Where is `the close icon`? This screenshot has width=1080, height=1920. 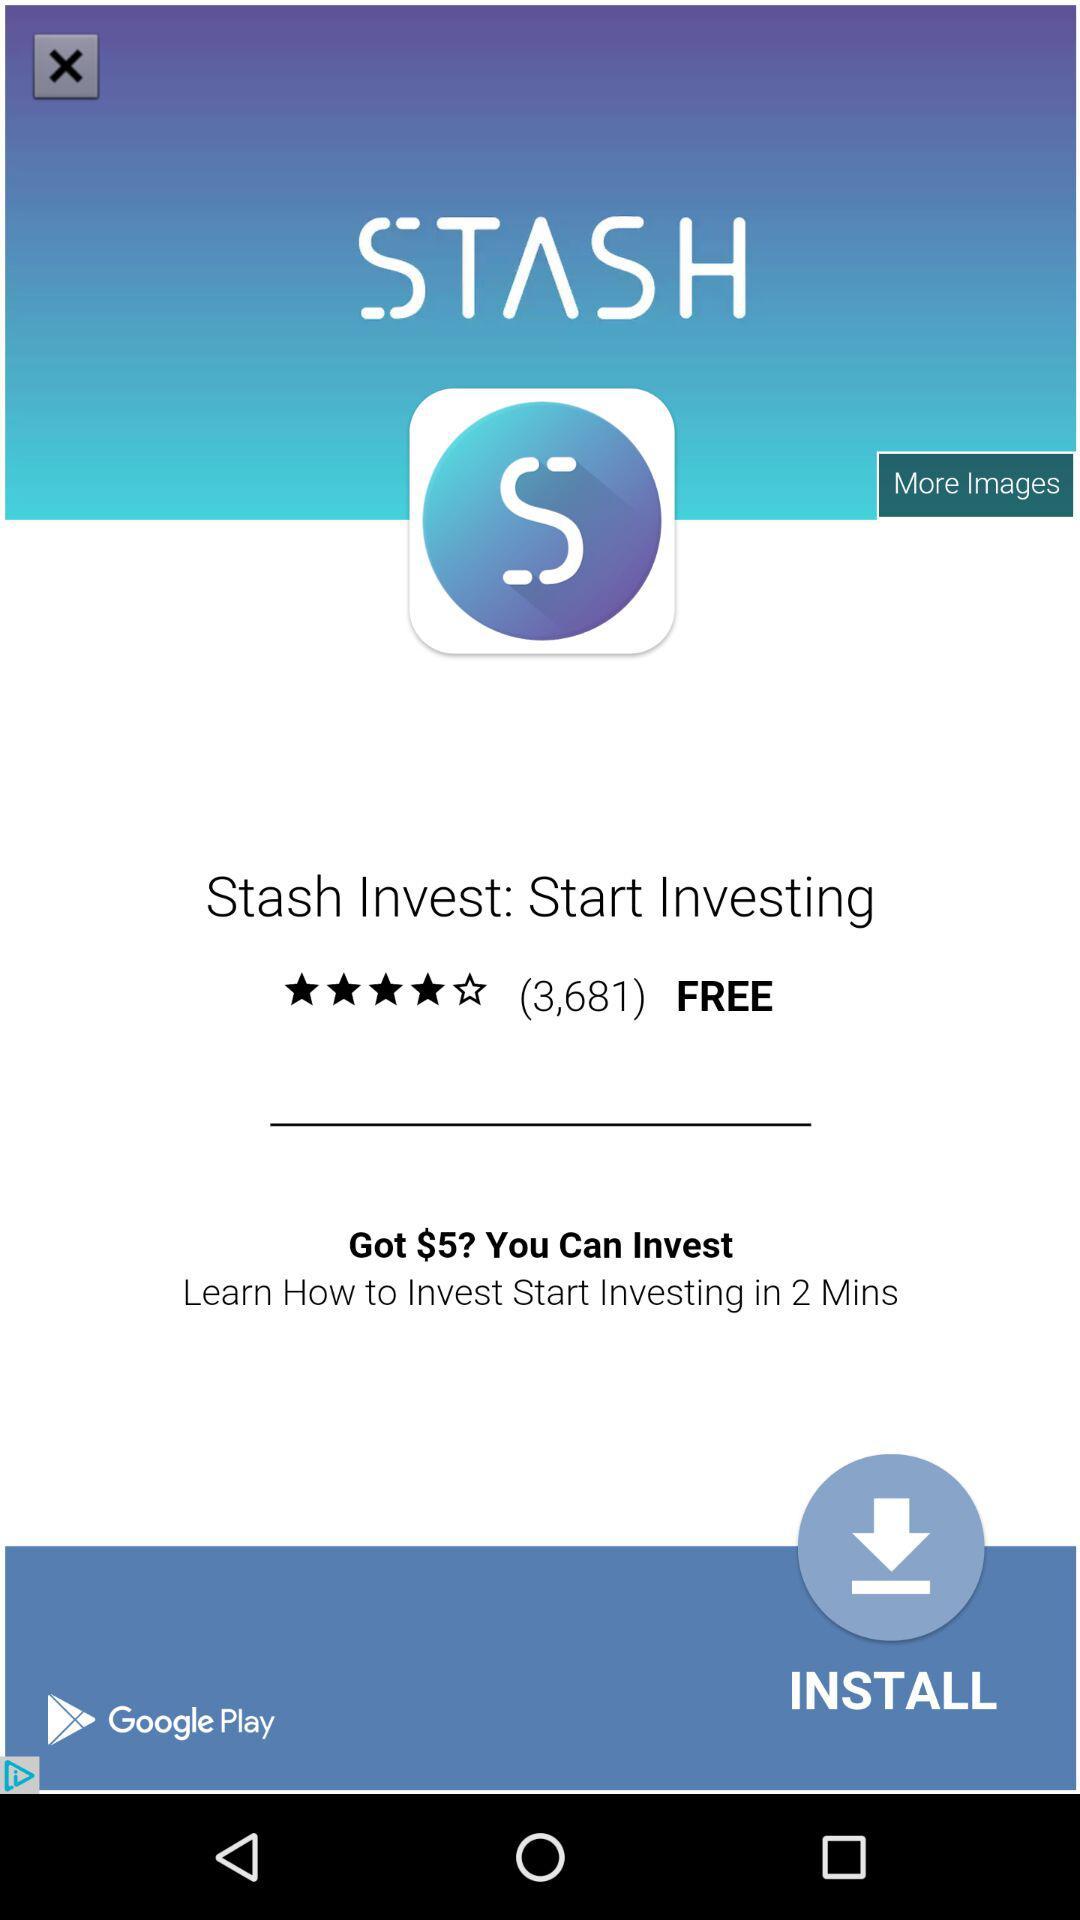 the close icon is located at coordinates (64, 70).